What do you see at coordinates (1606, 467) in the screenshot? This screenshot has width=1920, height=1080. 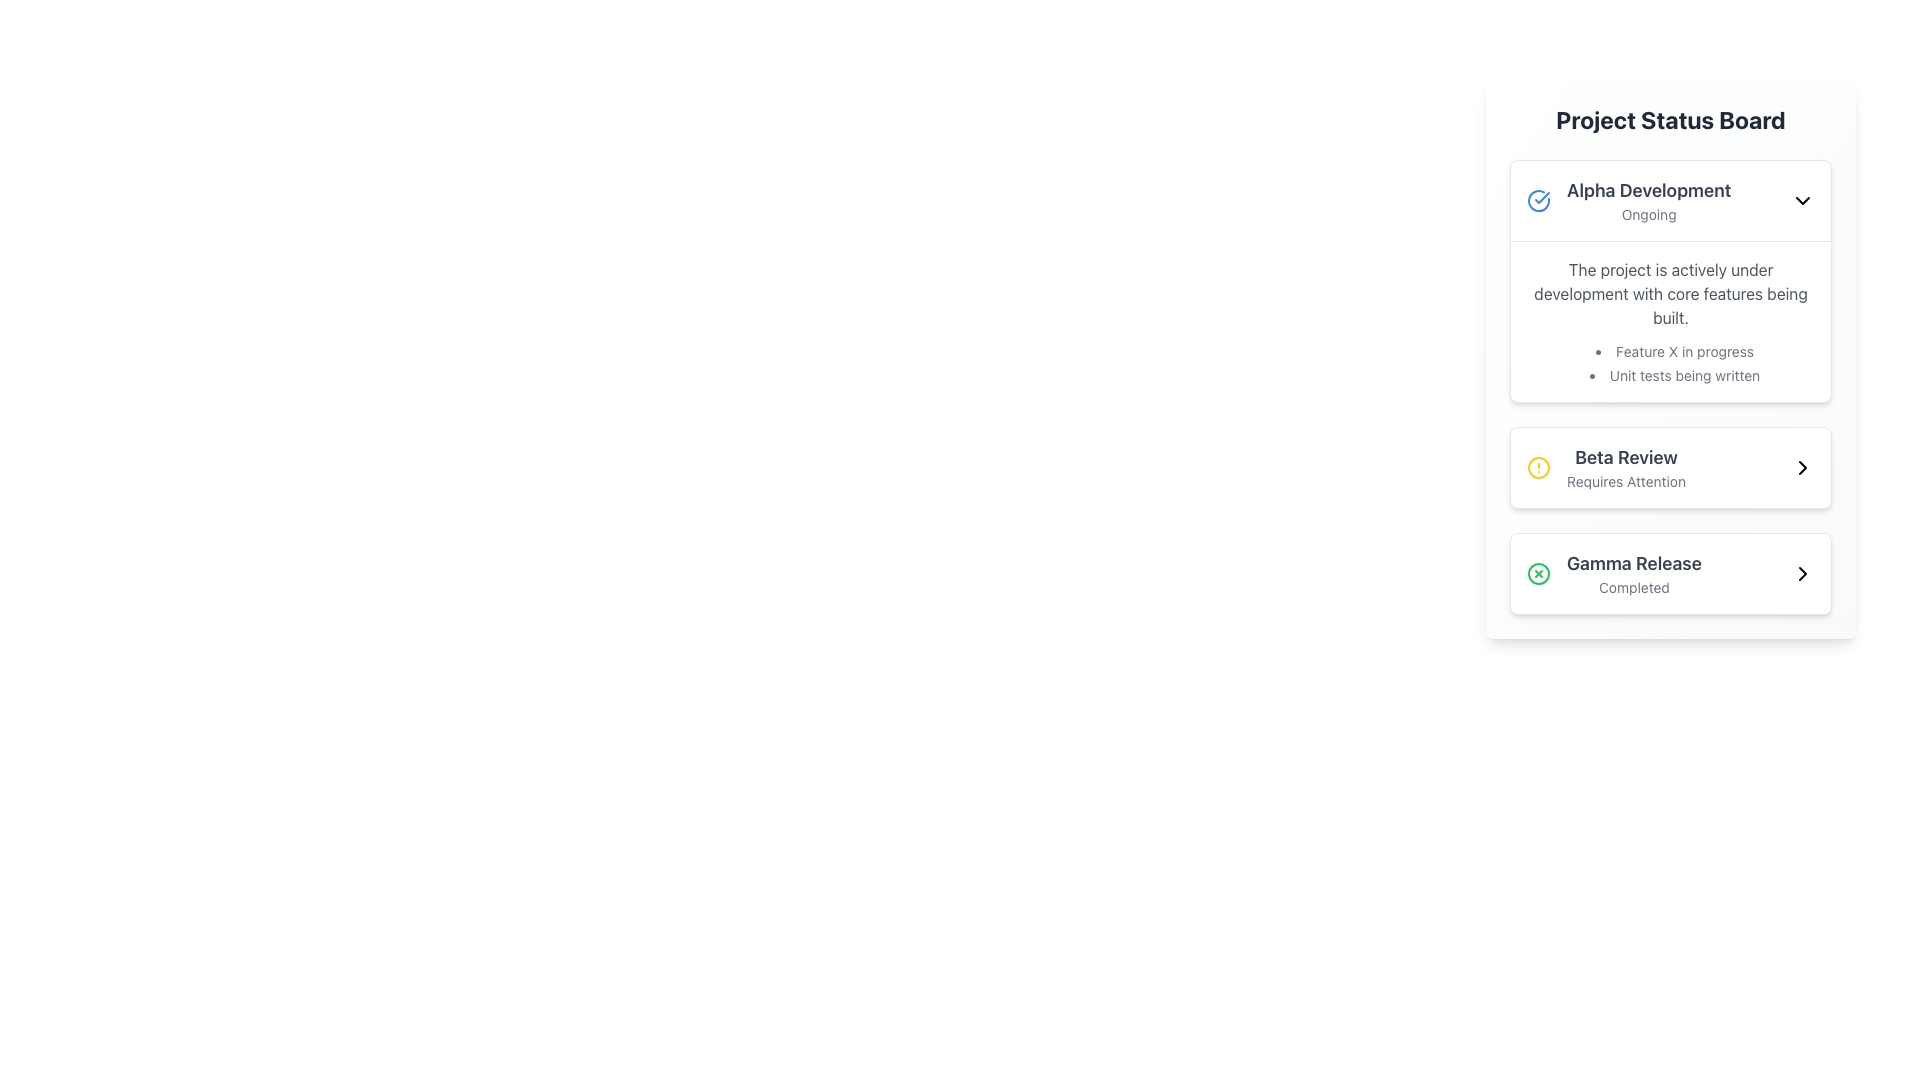 I see `the informational list item indicating that the 'Beta Review' stage requires attention, located in the second row of the 'Project Status Board'` at bounding box center [1606, 467].